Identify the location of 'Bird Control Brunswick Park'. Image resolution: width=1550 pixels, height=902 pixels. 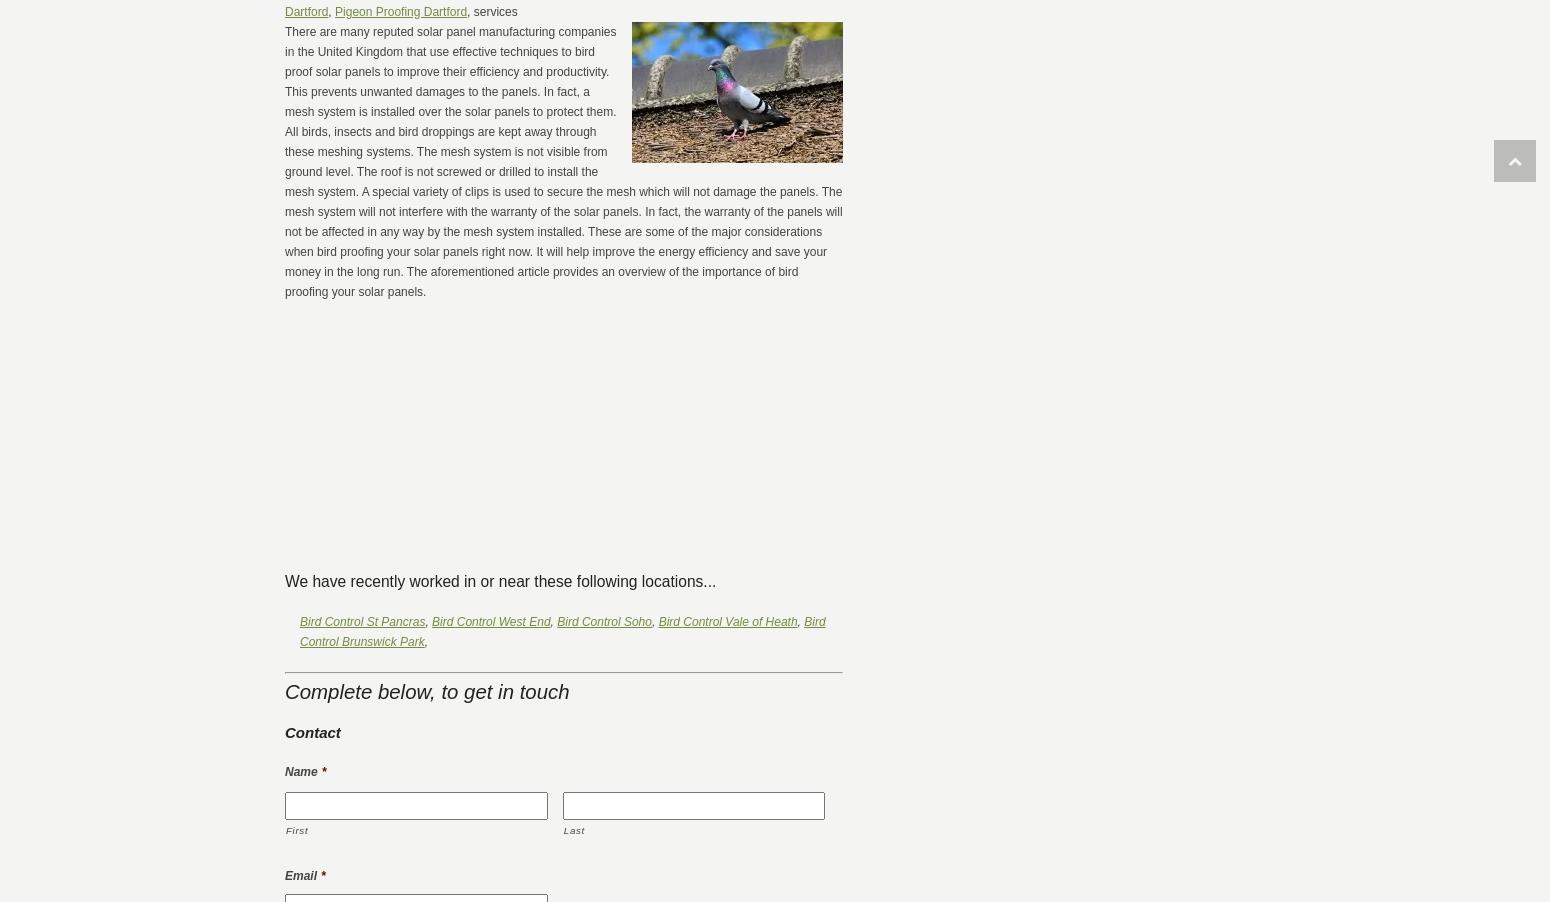
(562, 630).